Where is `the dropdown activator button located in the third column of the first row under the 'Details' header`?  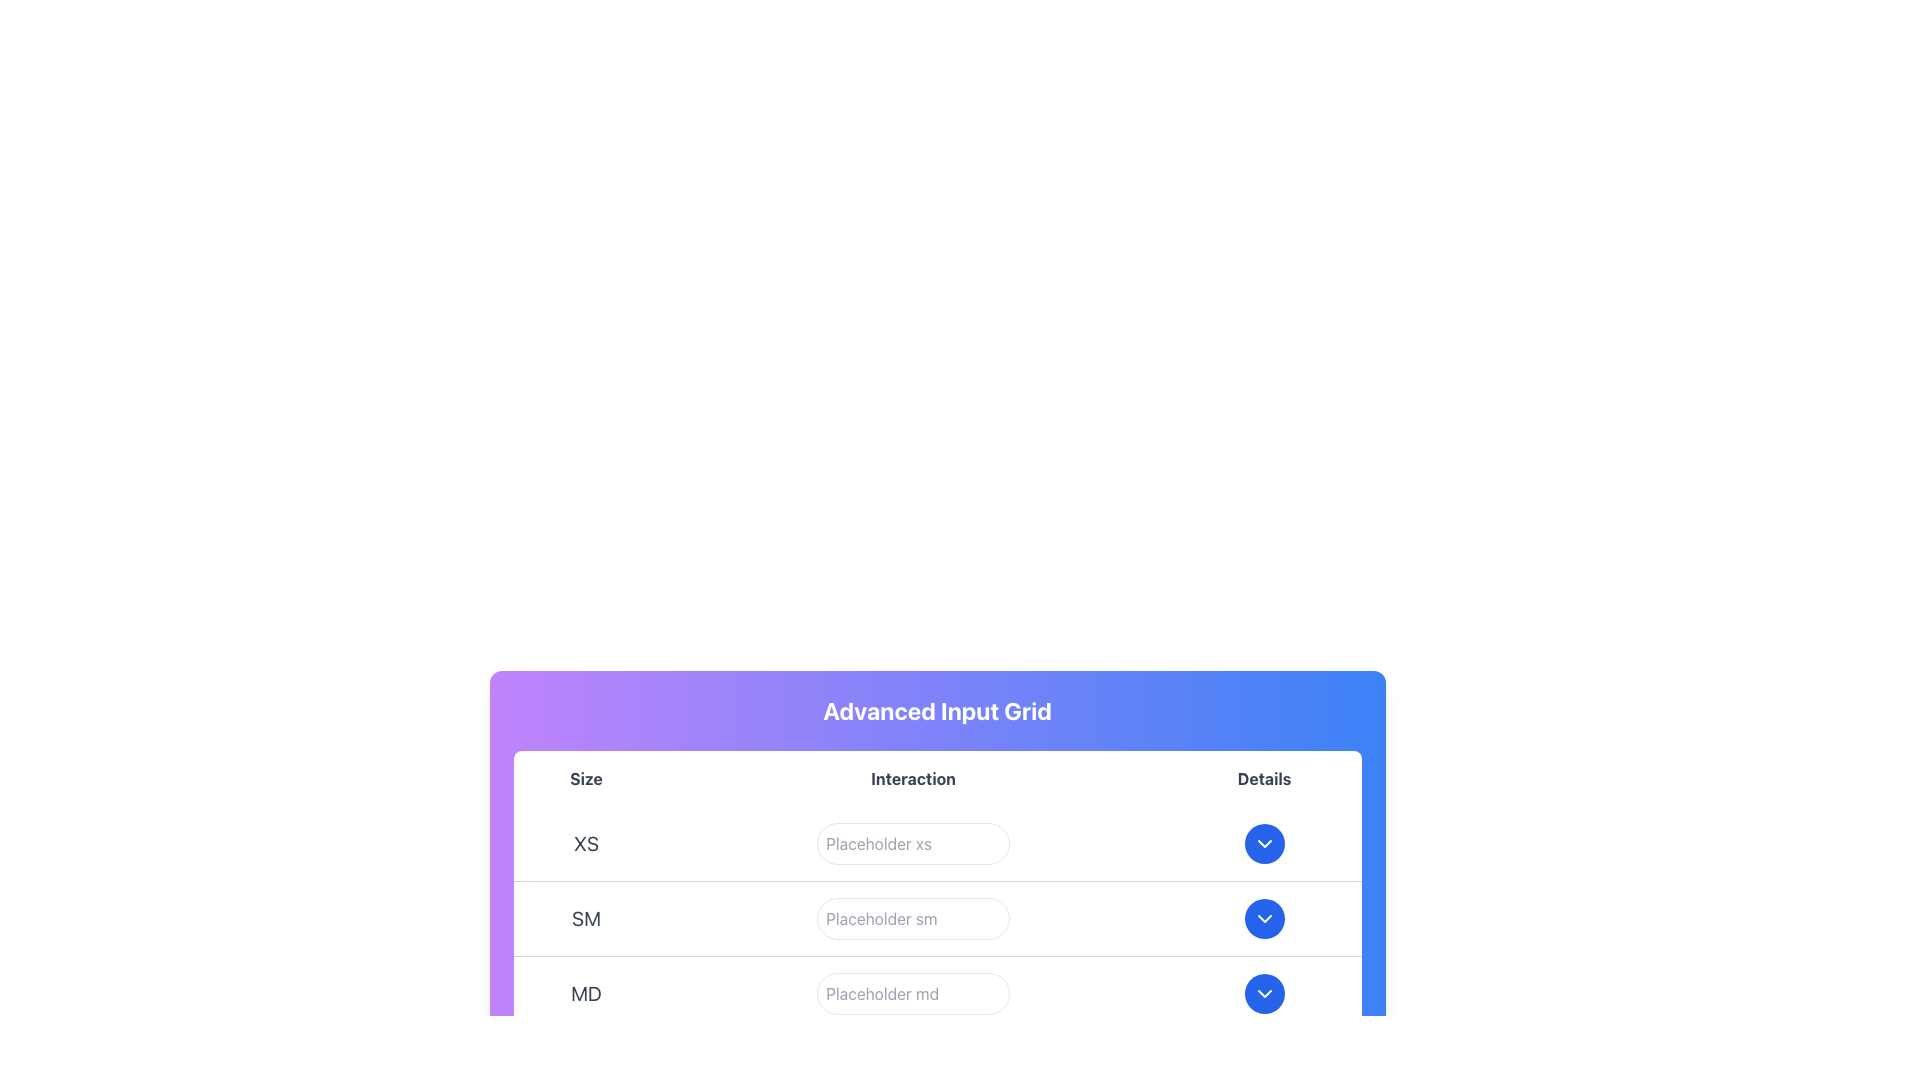
the dropdown activator button located in the third column of the first row under the 'Details' header is located at coordinates (1263, 844).